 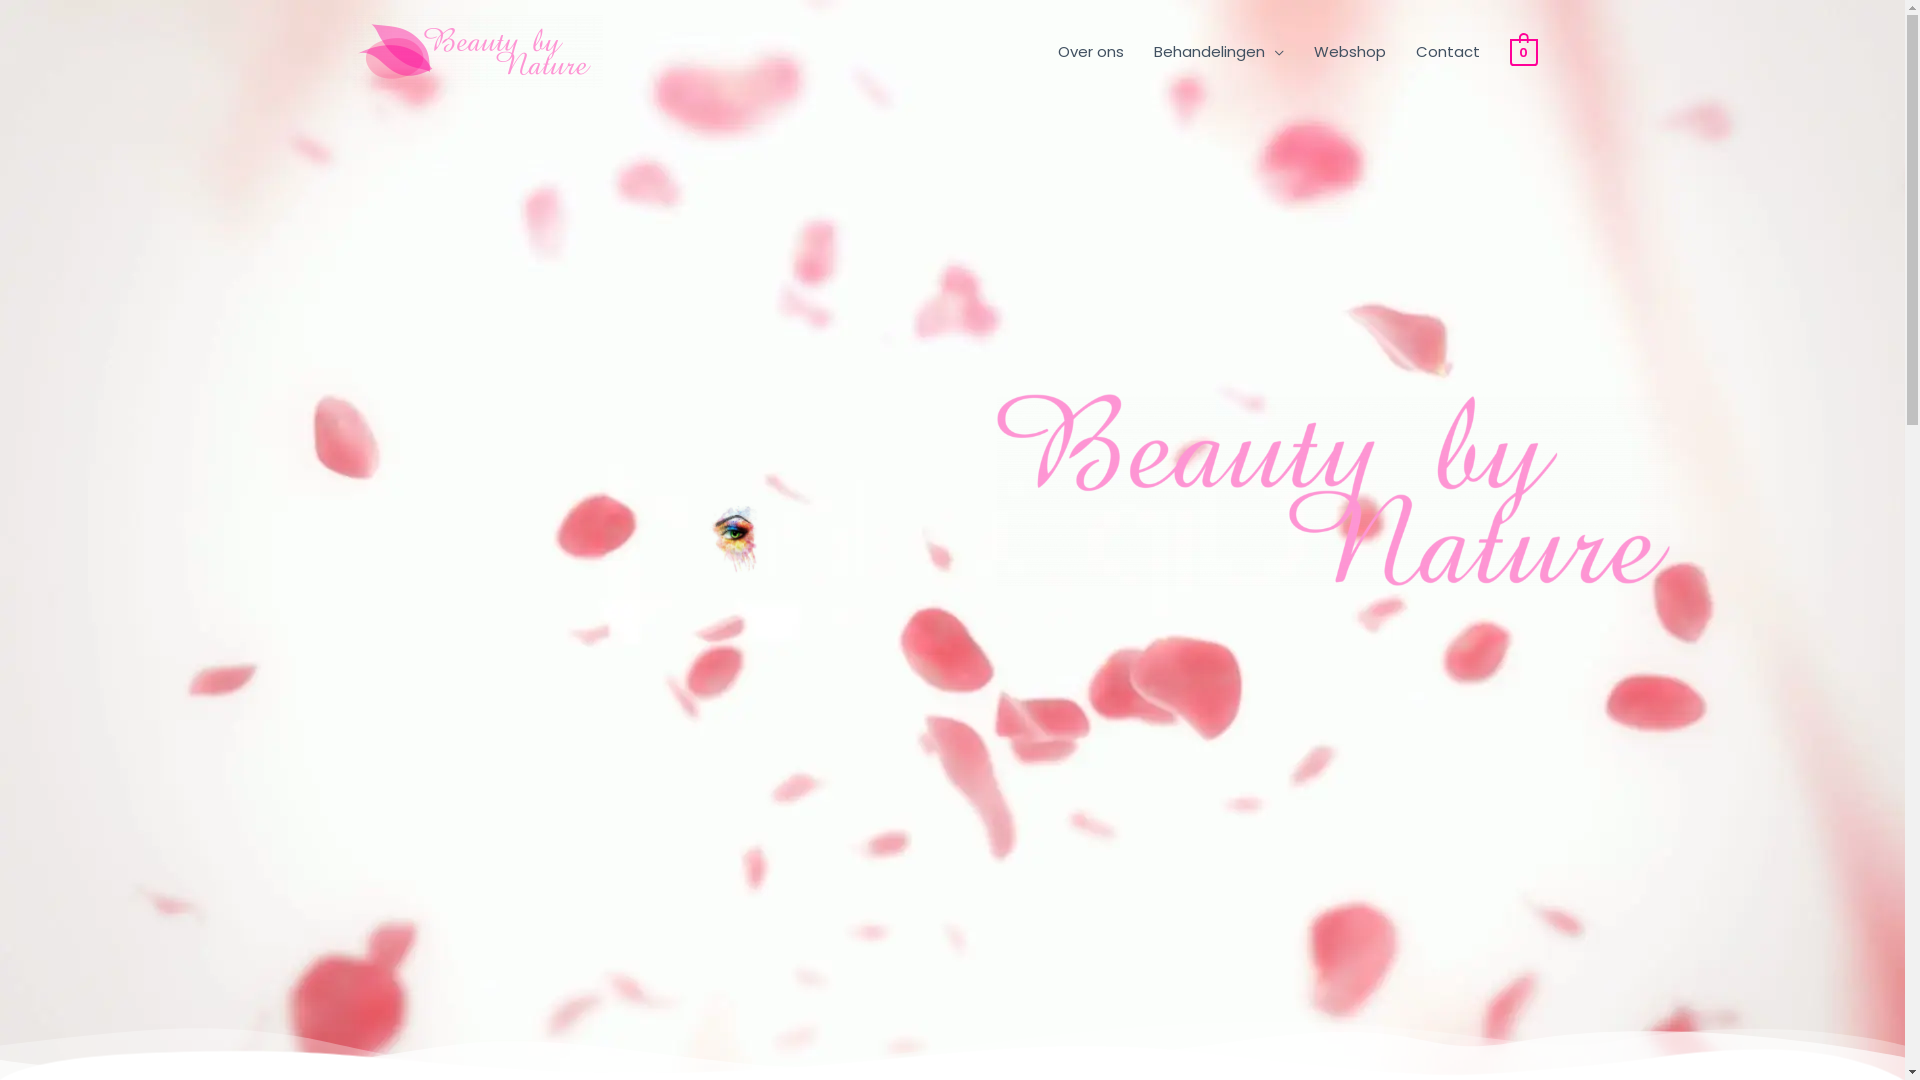 What do you see at coordinates (1349, 50) in the screenshot?
I see `'Webshop'` at bounding box center [1349, 50].